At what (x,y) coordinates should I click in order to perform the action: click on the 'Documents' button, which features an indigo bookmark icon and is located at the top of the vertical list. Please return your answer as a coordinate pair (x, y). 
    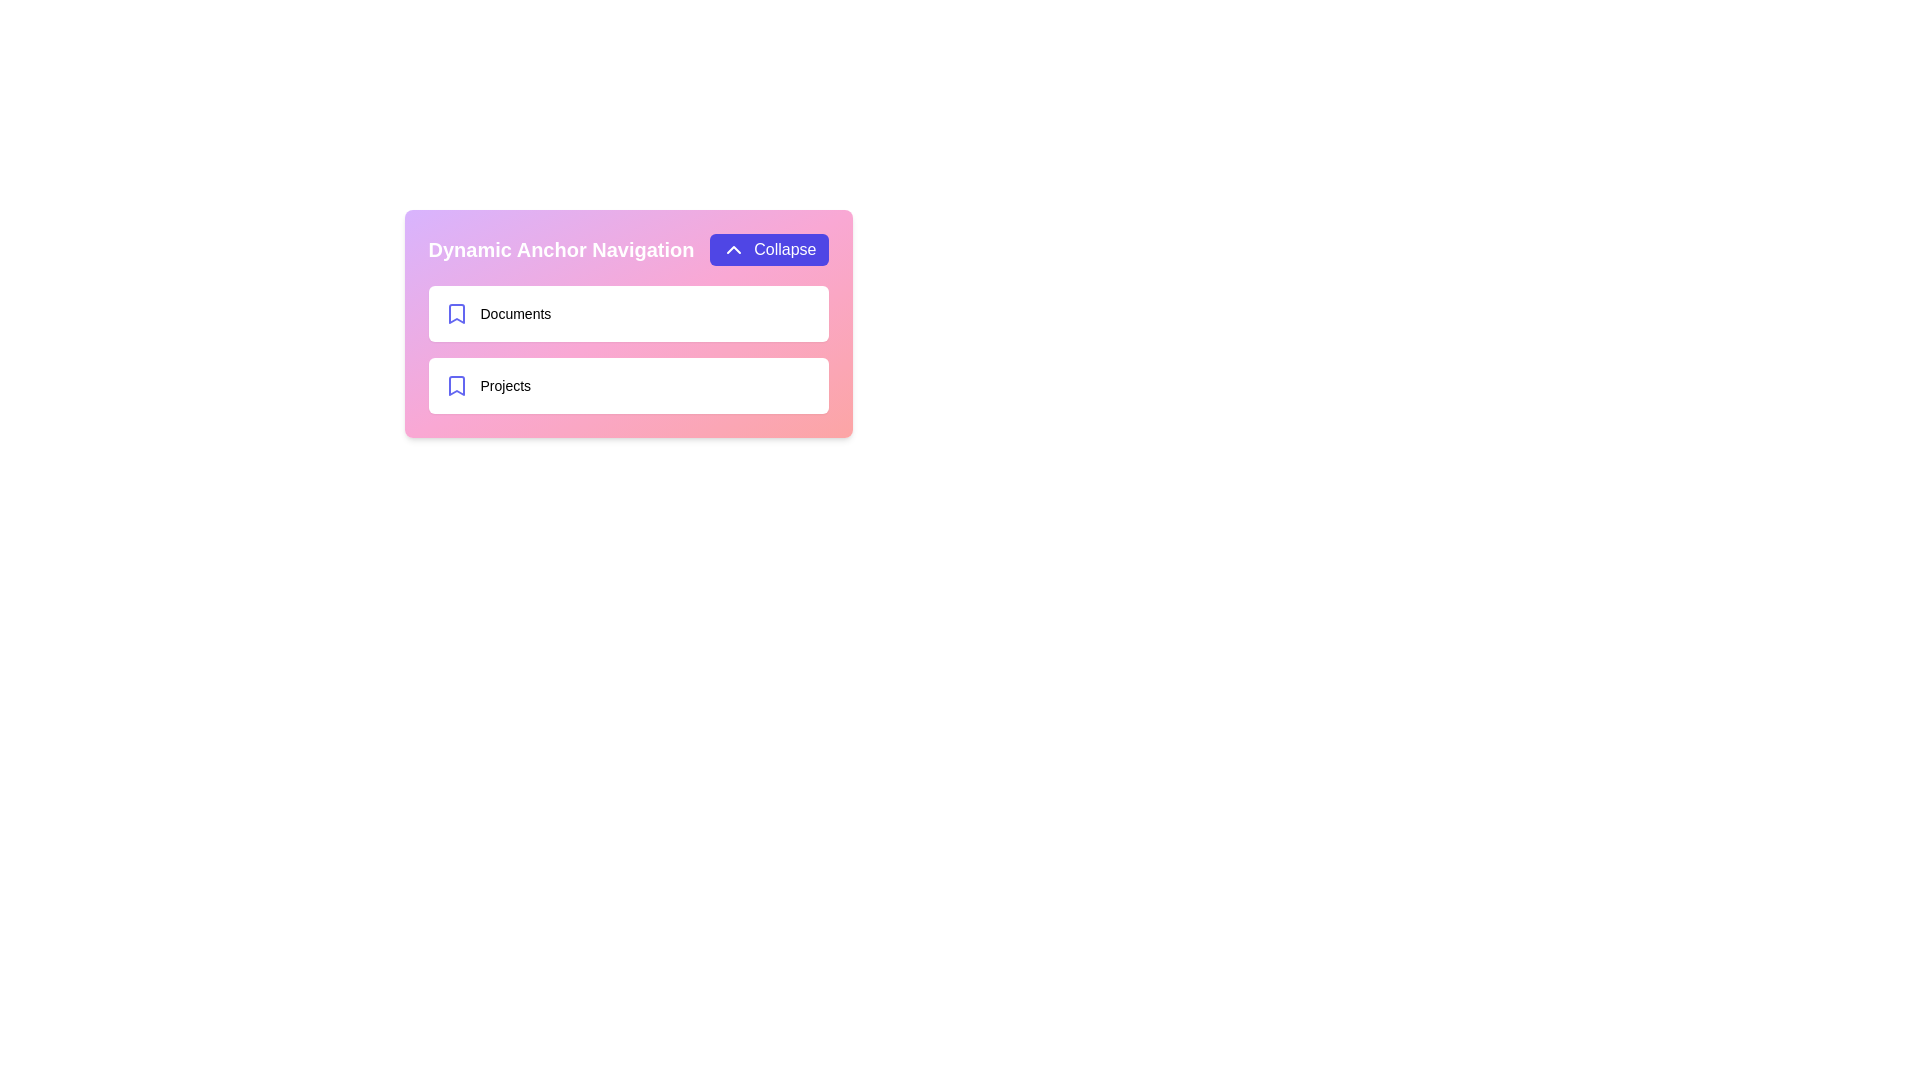
    Looking at the image, I should click on (497, 313).